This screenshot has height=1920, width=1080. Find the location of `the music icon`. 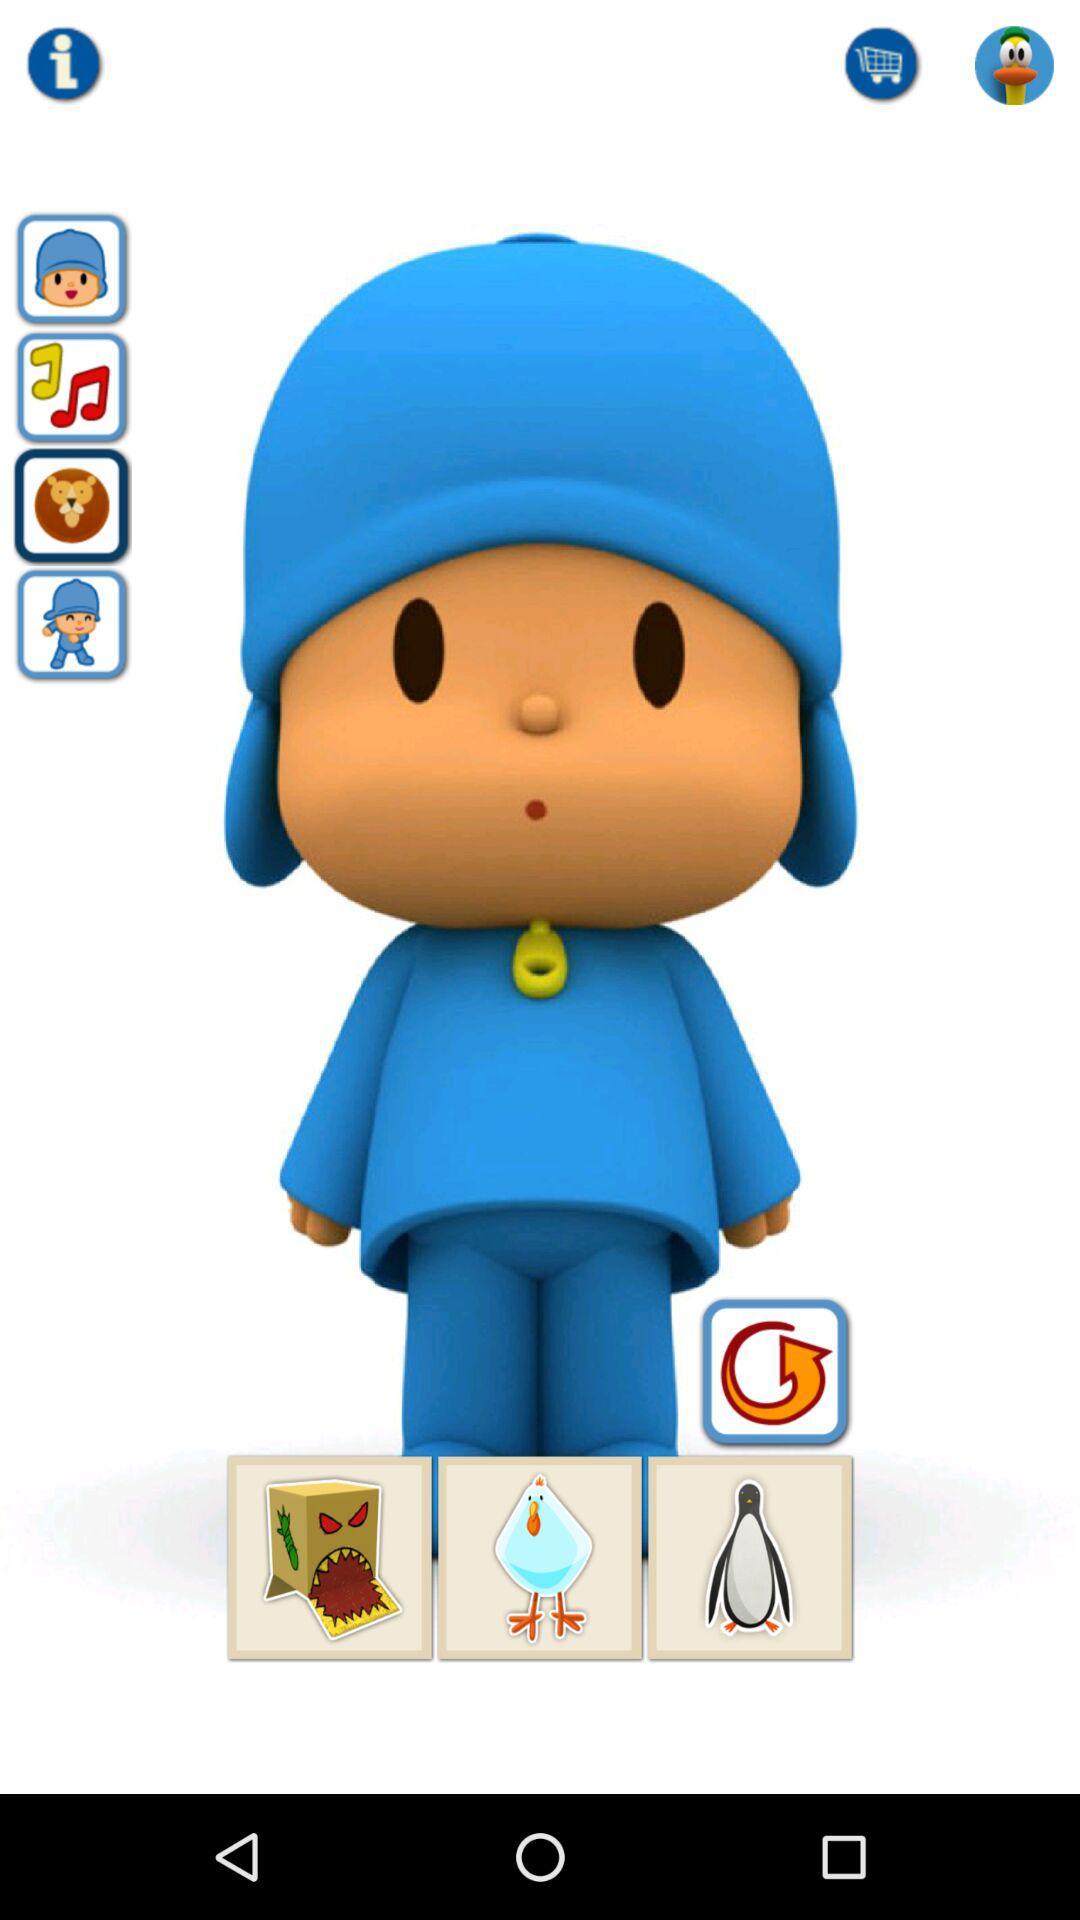

the music icon is located at coordinates (71, 414).